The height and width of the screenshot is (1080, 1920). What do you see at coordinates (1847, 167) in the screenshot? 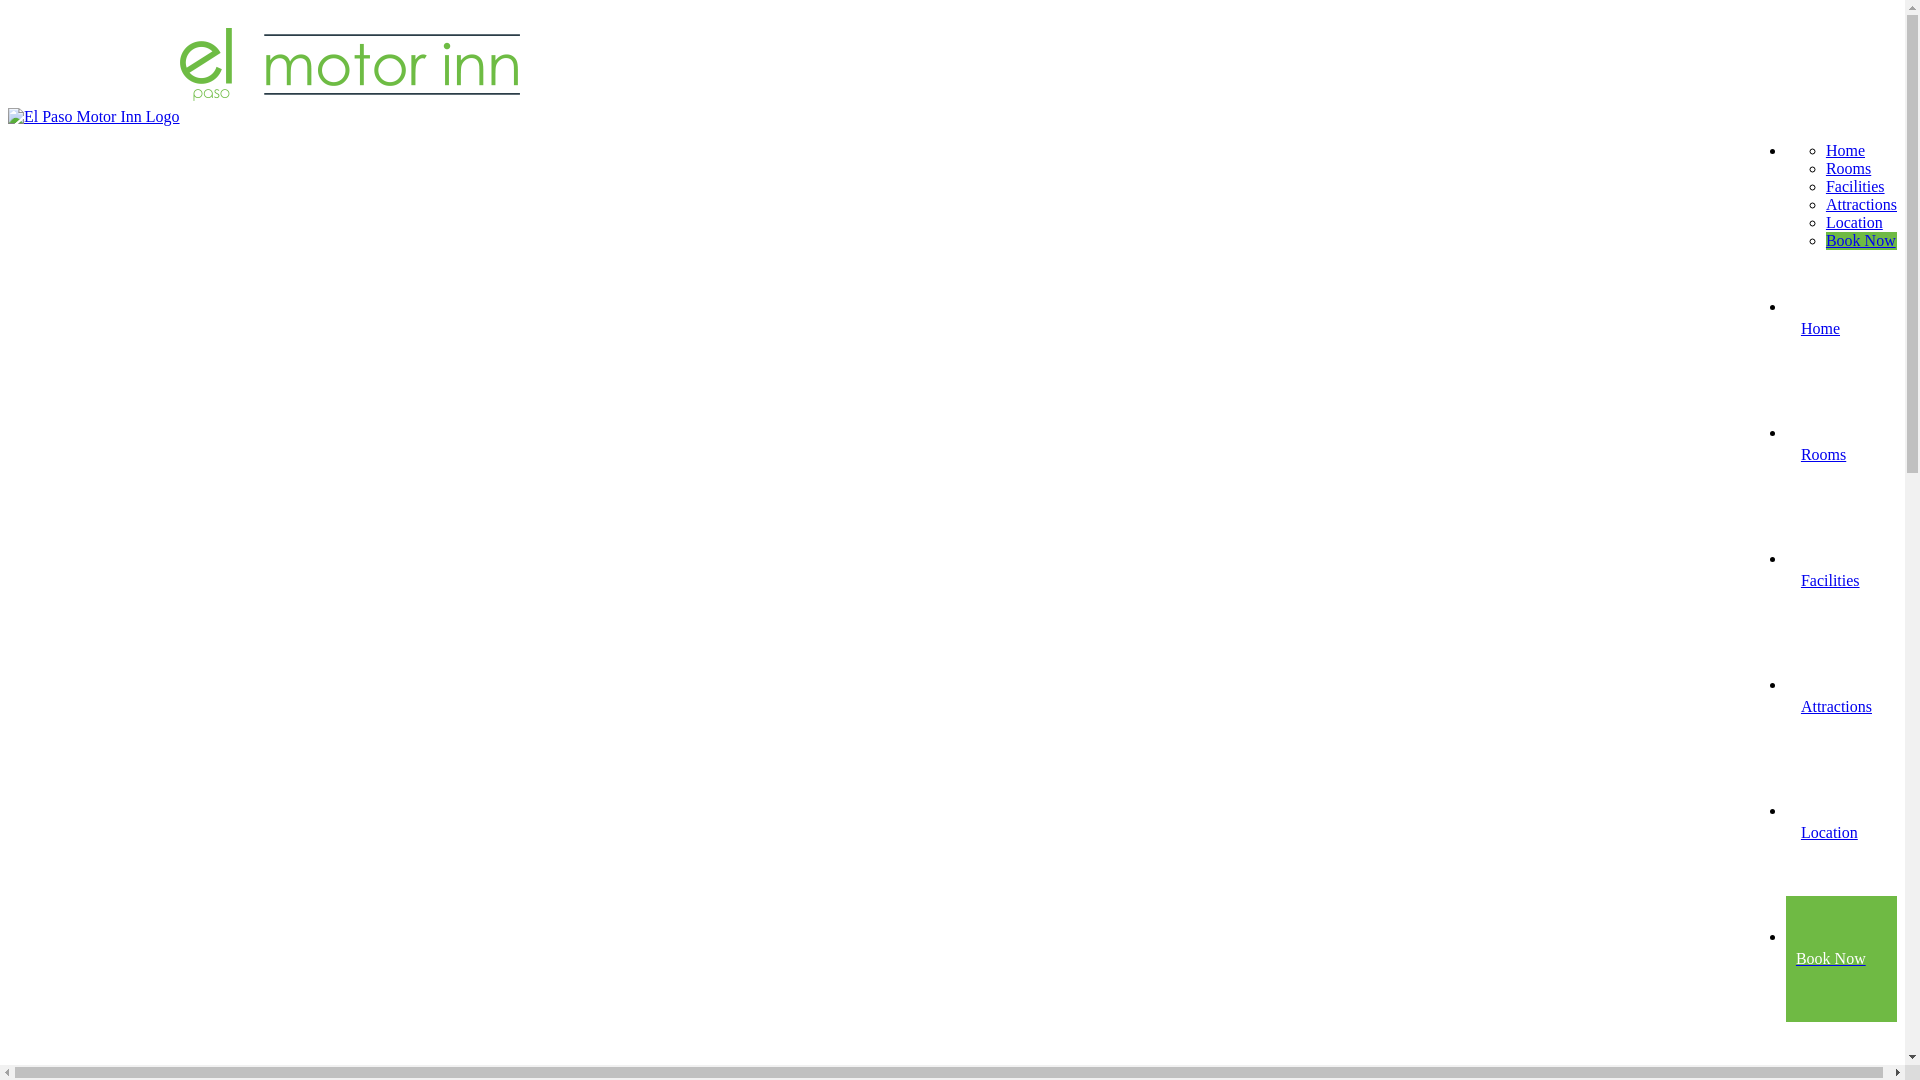
I see `'Rooms'` at bounding box center [1847, 167].